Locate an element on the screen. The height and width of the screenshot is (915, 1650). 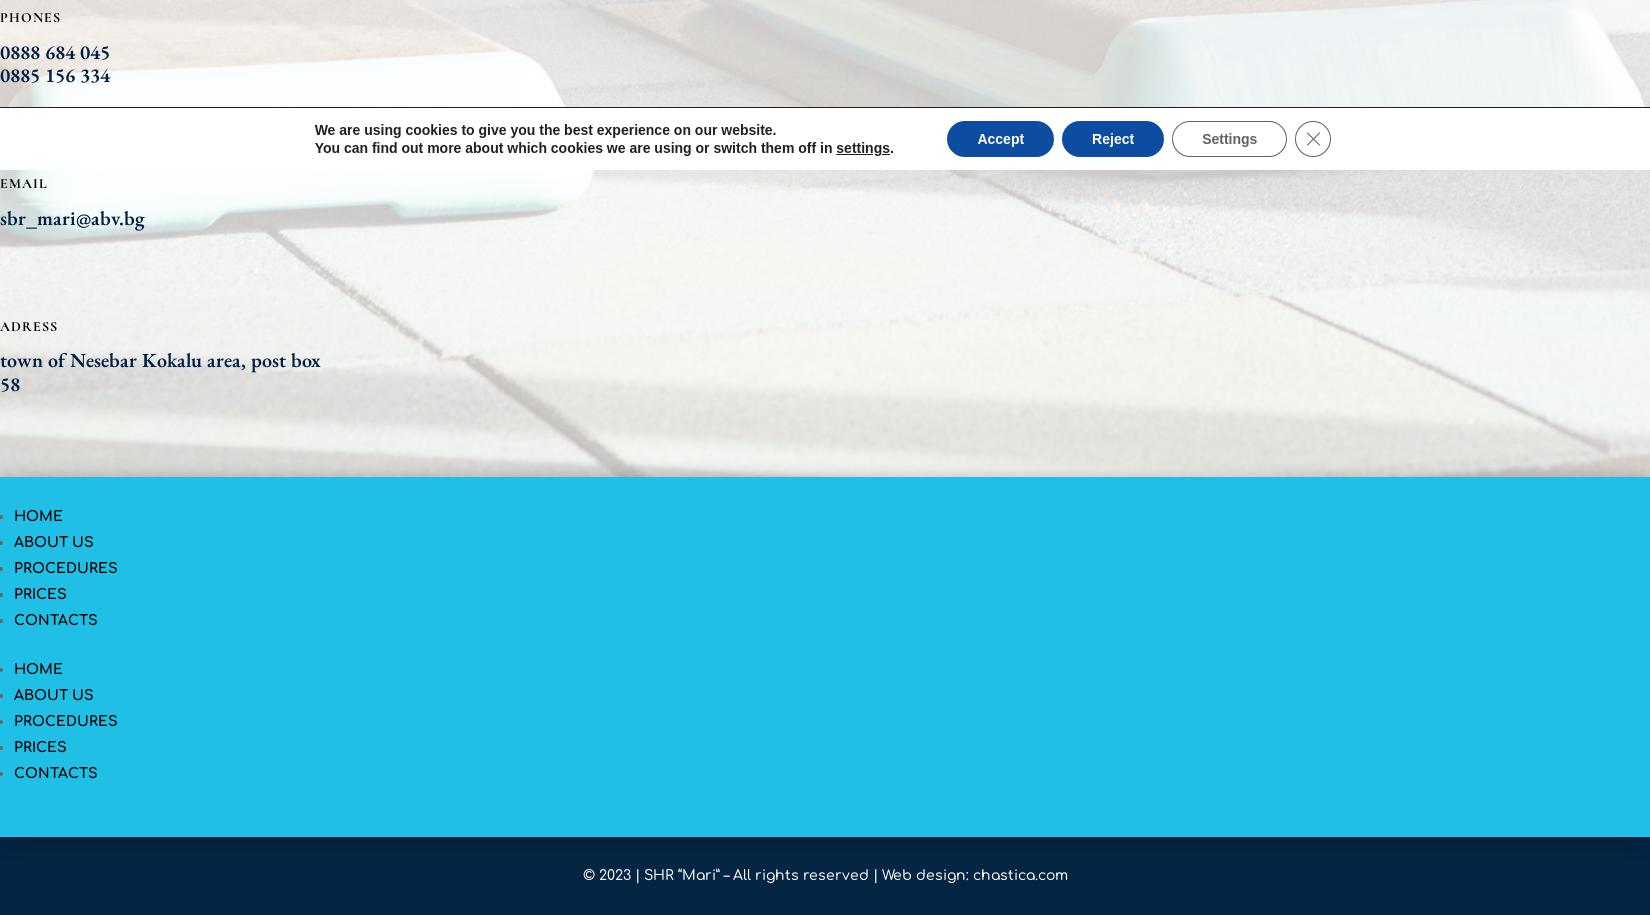
'Adress' is located at coordinates (29, 325).